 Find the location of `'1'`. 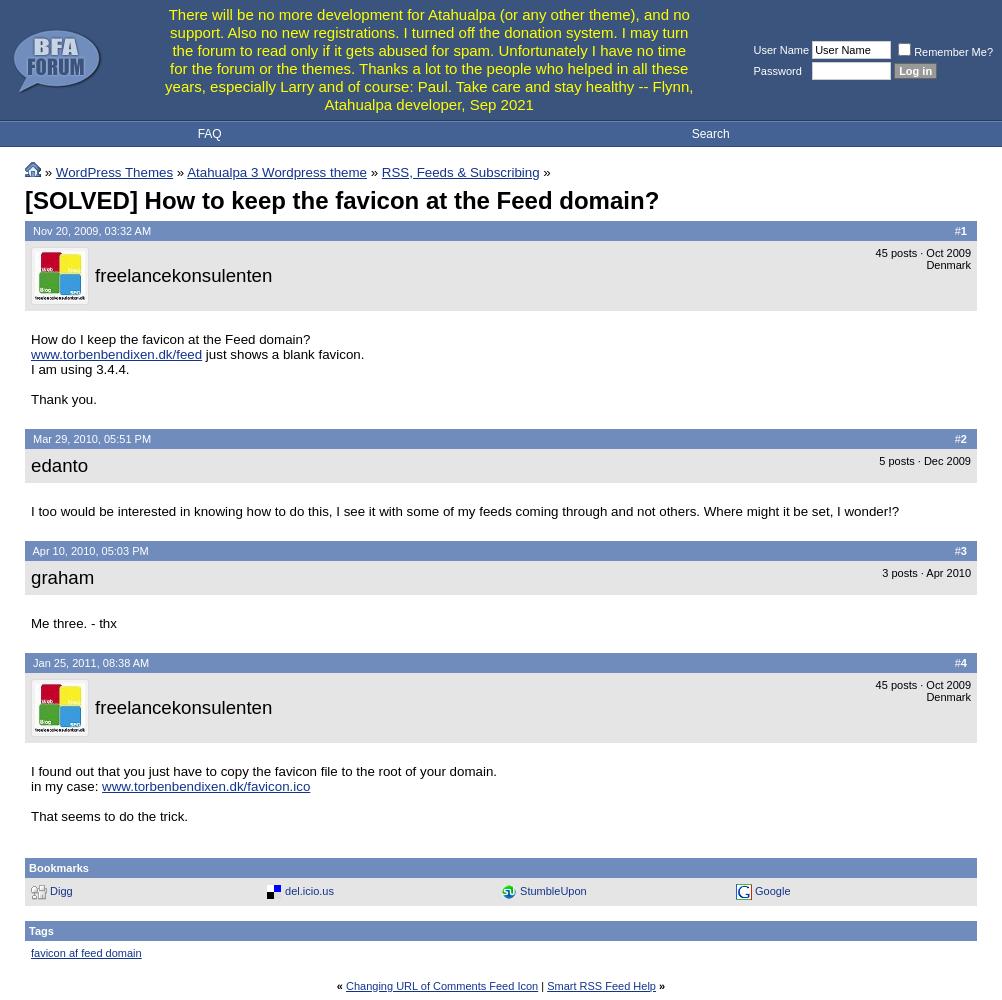

'1' is located at coordinates (962, 229).